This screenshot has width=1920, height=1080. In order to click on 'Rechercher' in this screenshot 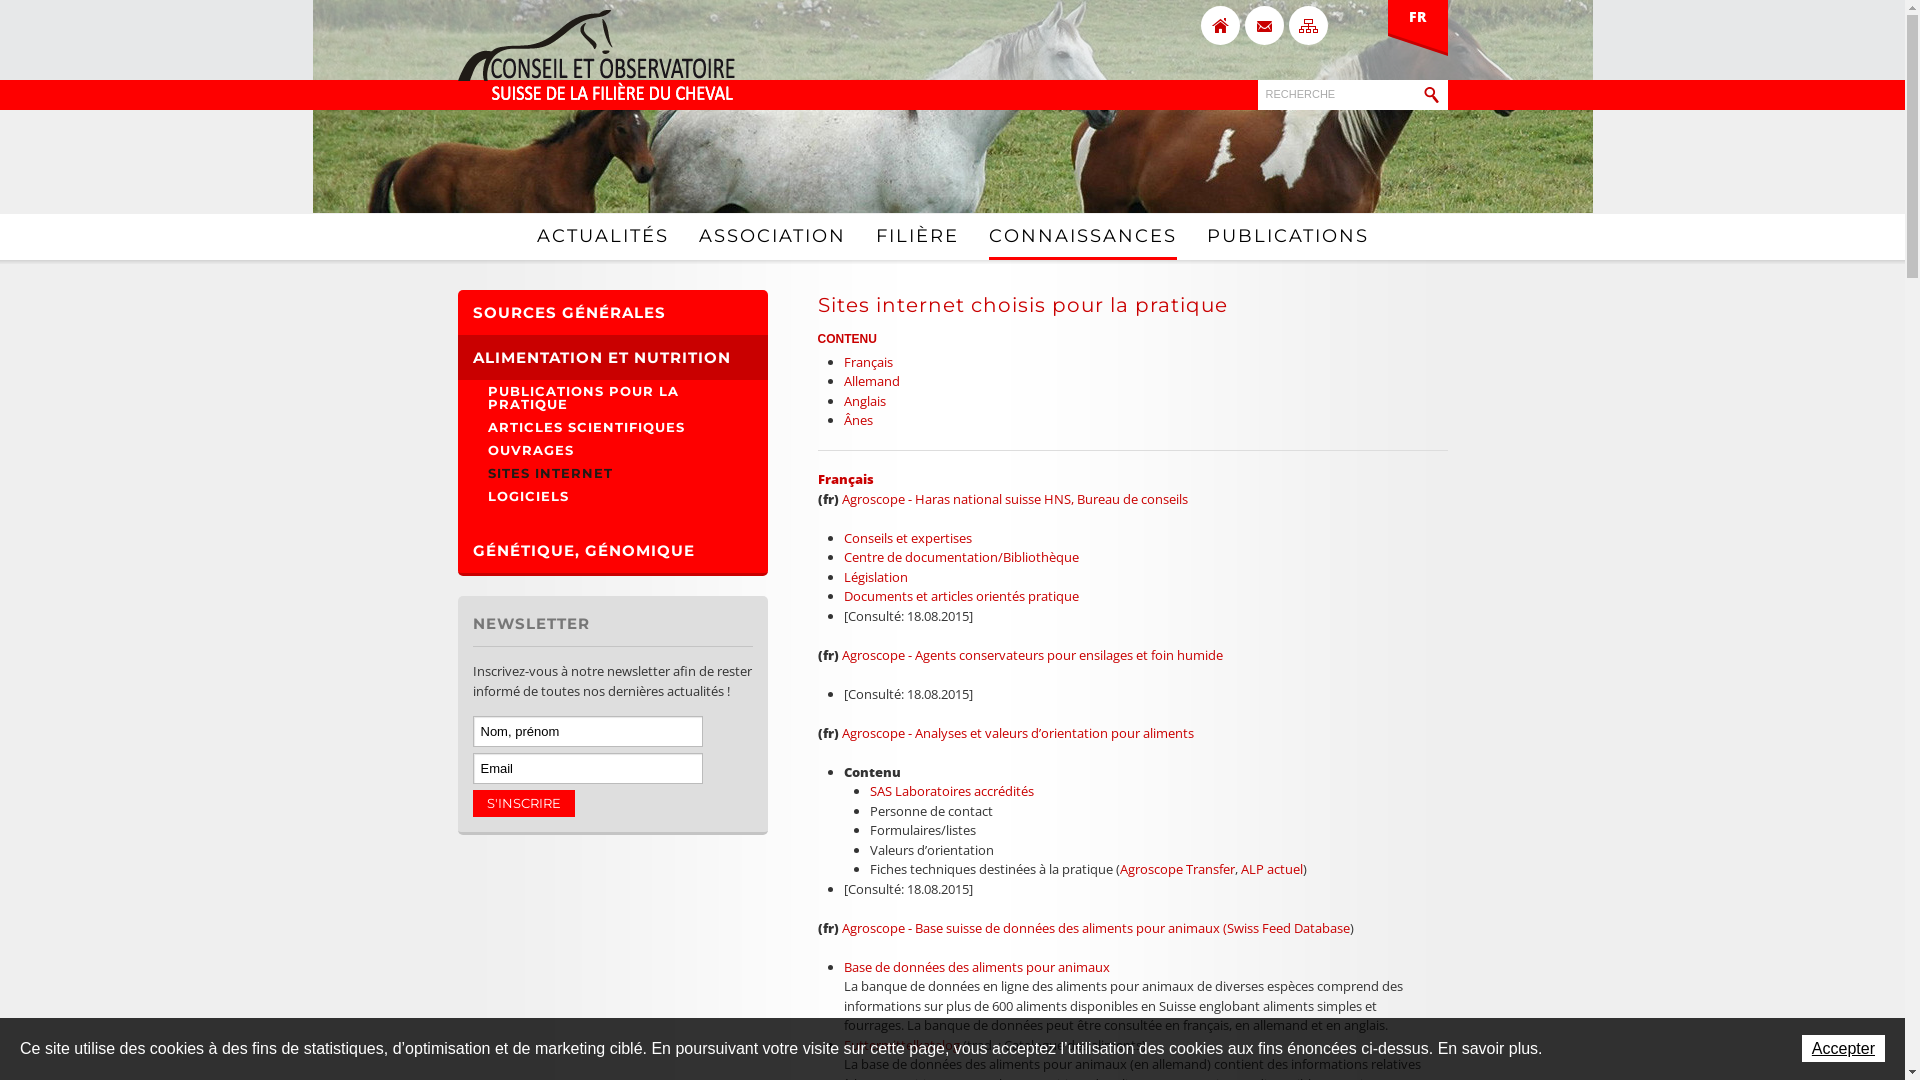, I will do `click(1429, 95)`.